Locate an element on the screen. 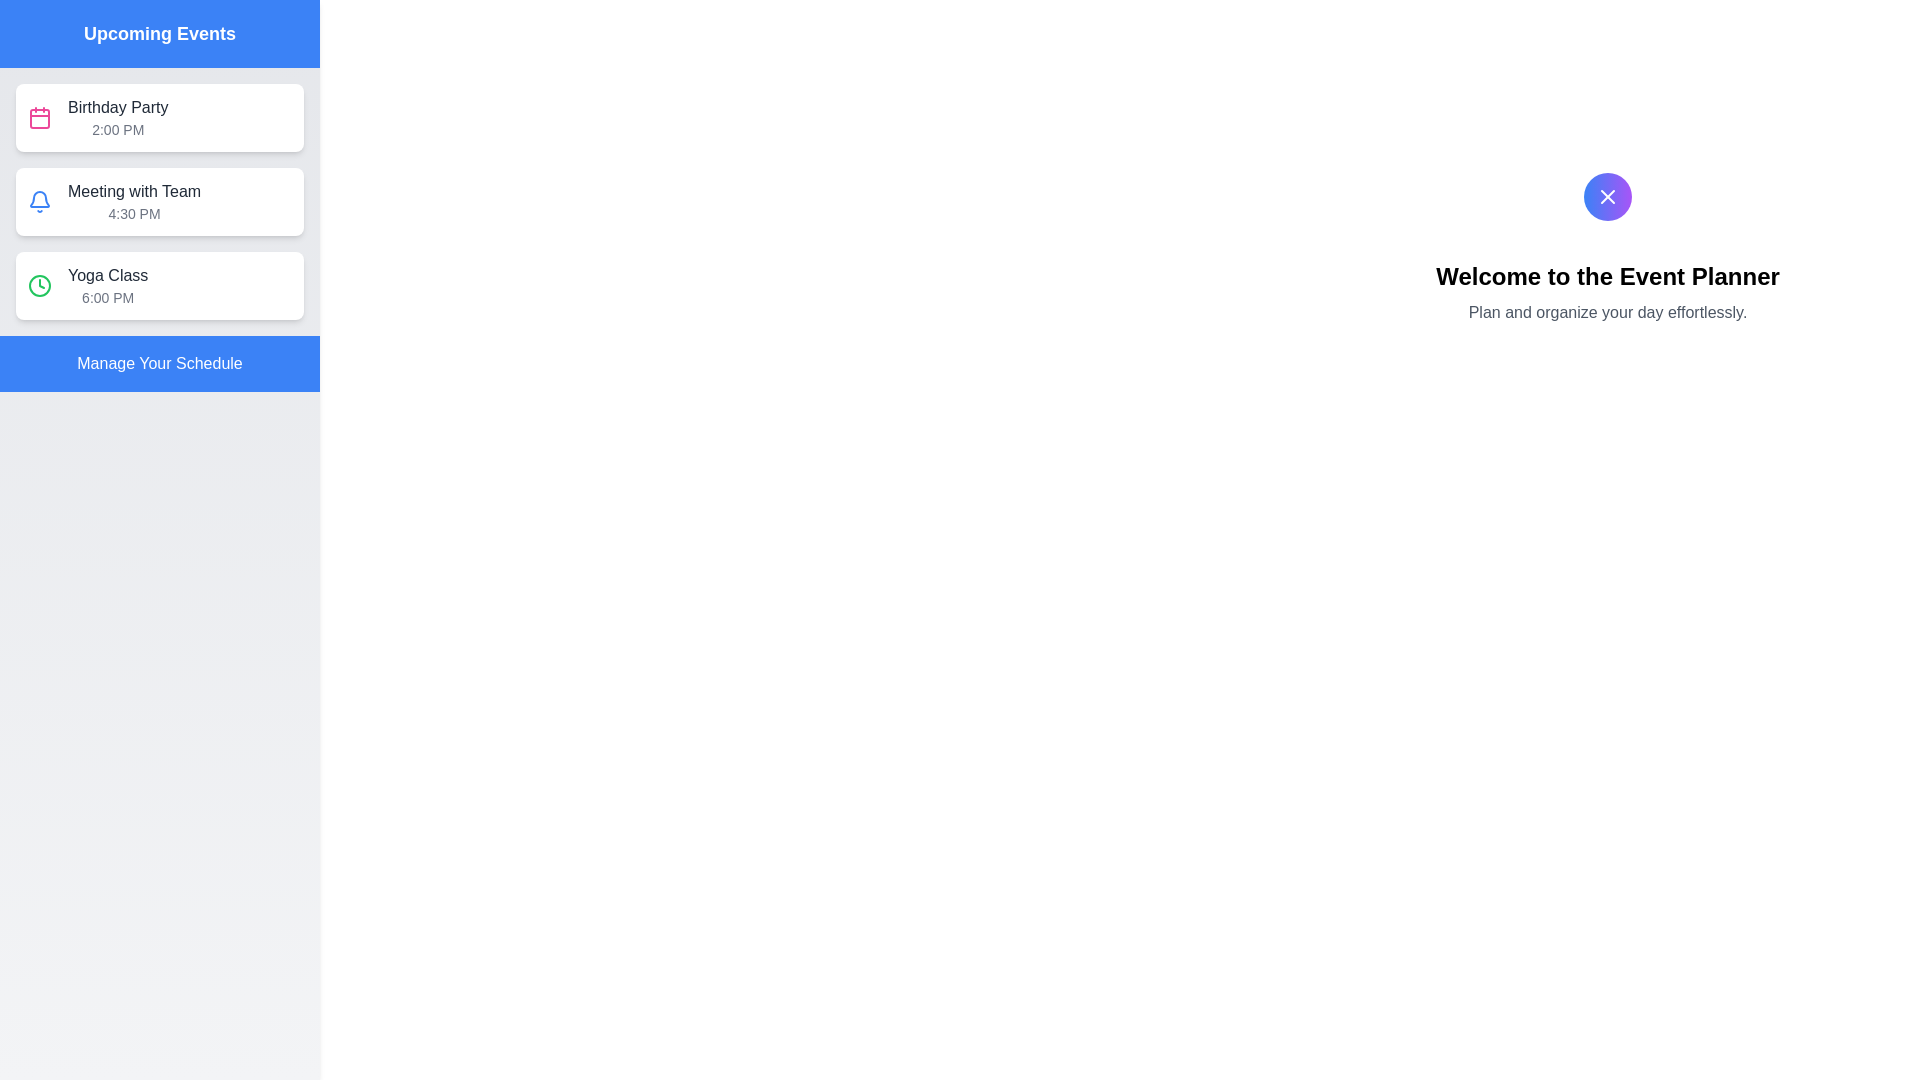  the green circular clock icon indicating the time for the 'Yoga Class' event, positioned above '6:00 PM' and adjacent to 'Yoga Class' is located at coordinates (39, 285).